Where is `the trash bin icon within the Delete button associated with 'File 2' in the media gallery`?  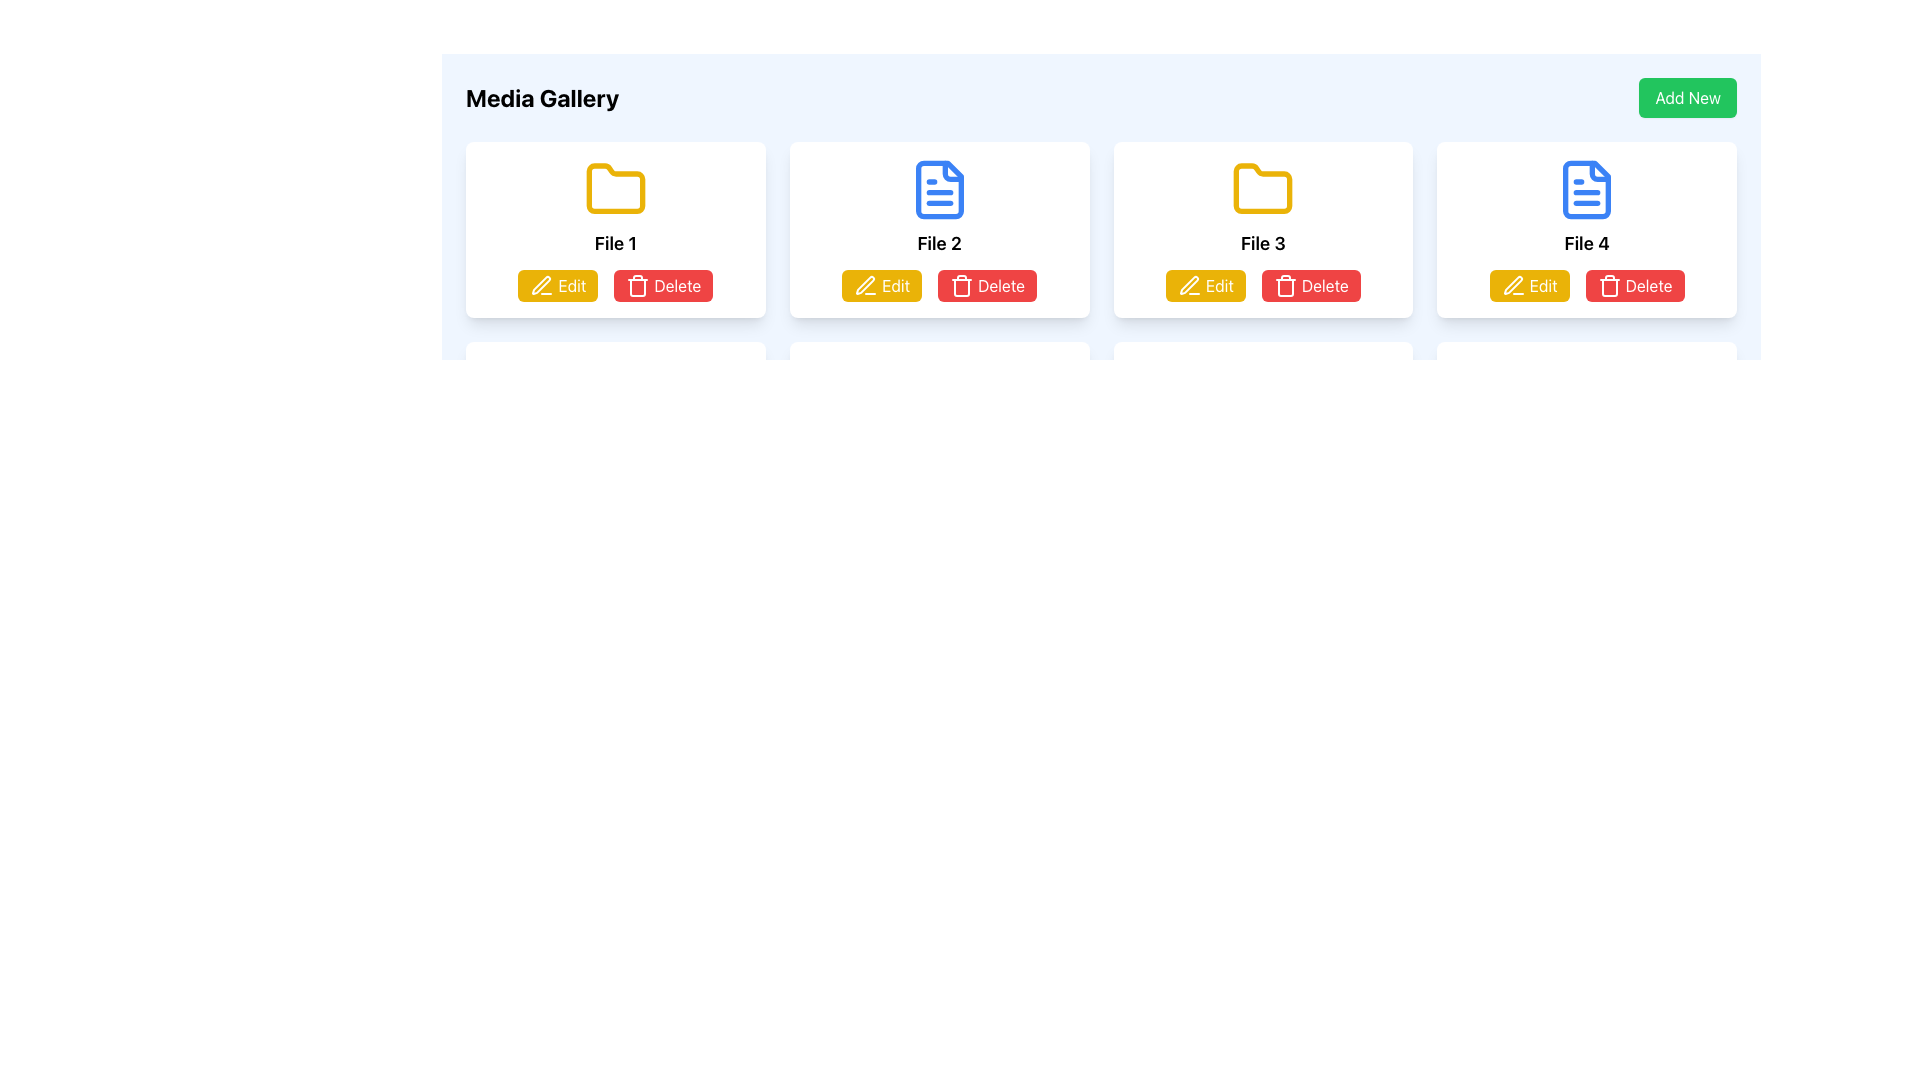 the trash bin icon within the Delete button associated with 'File 2' in the media gallery is located at coordinates (962, 285).